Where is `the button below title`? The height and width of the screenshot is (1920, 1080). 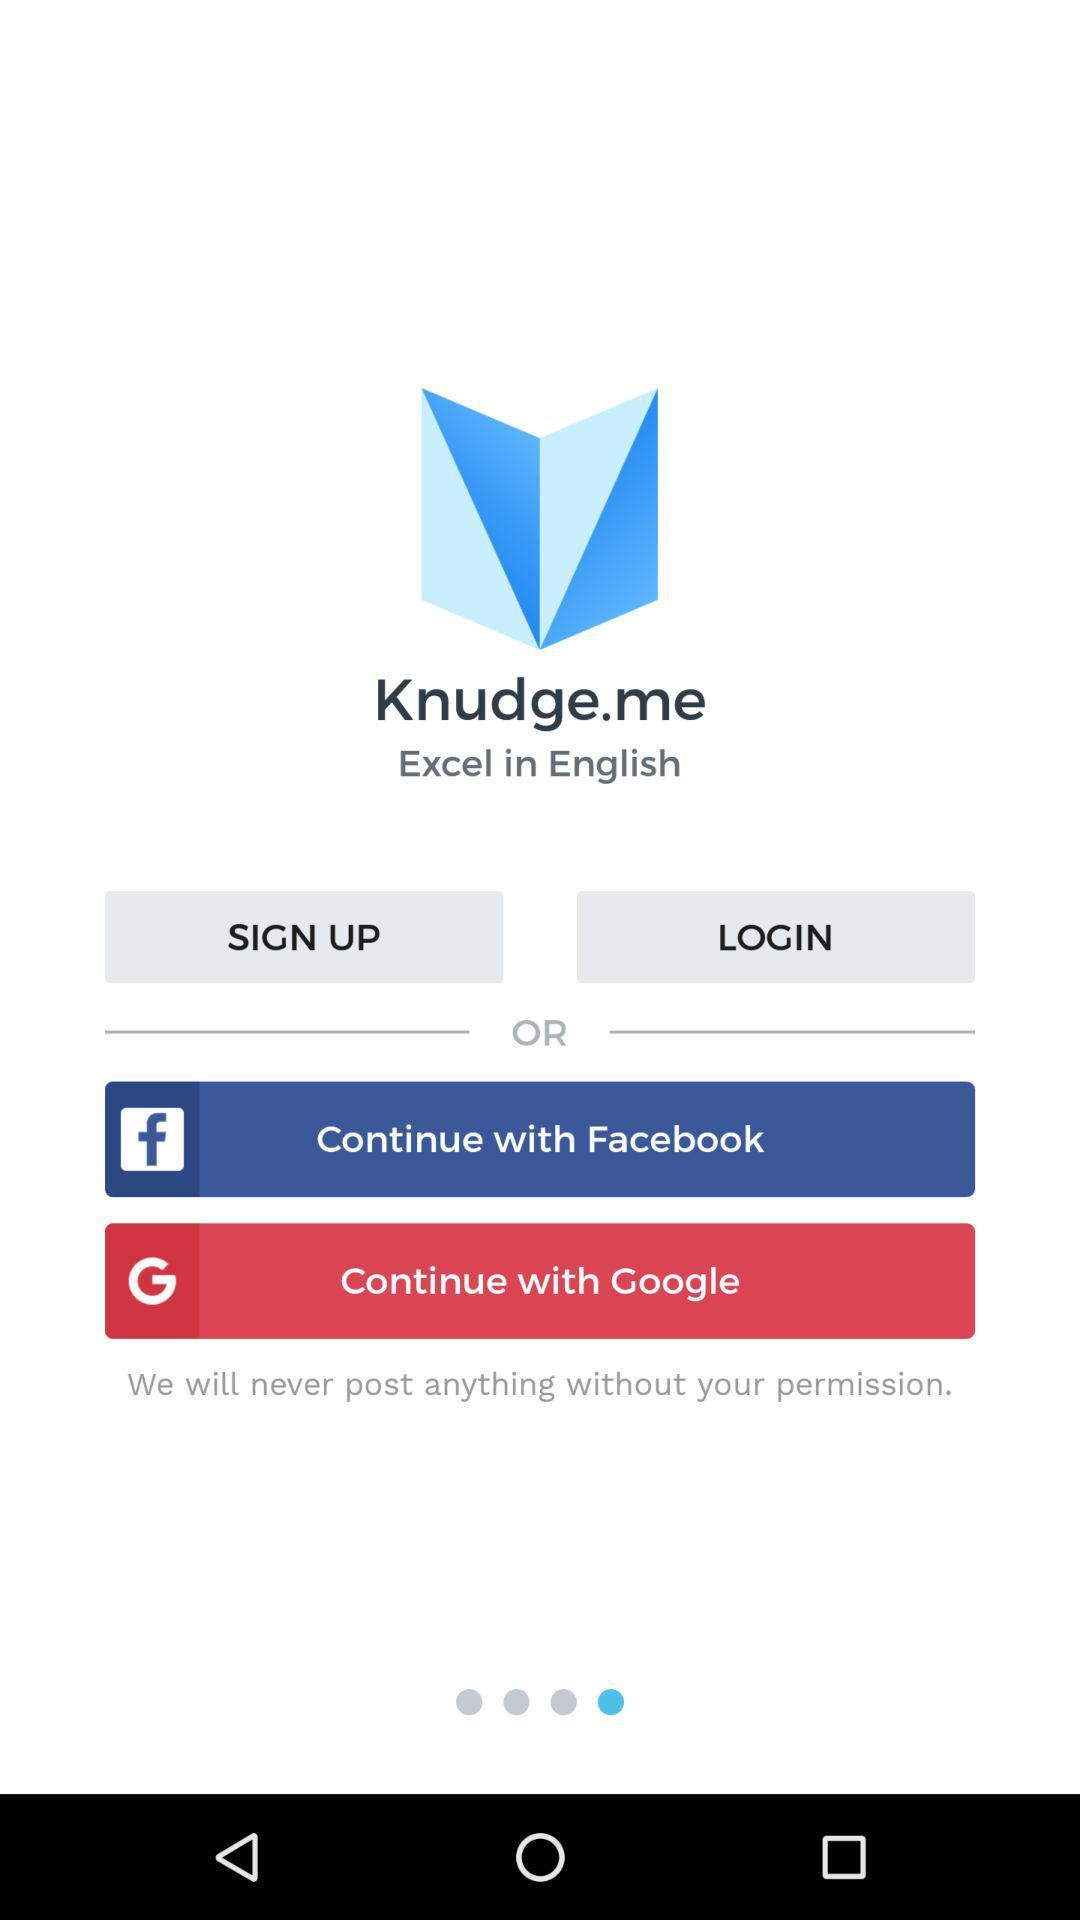
the button below title is located at coordinates (304, 935).